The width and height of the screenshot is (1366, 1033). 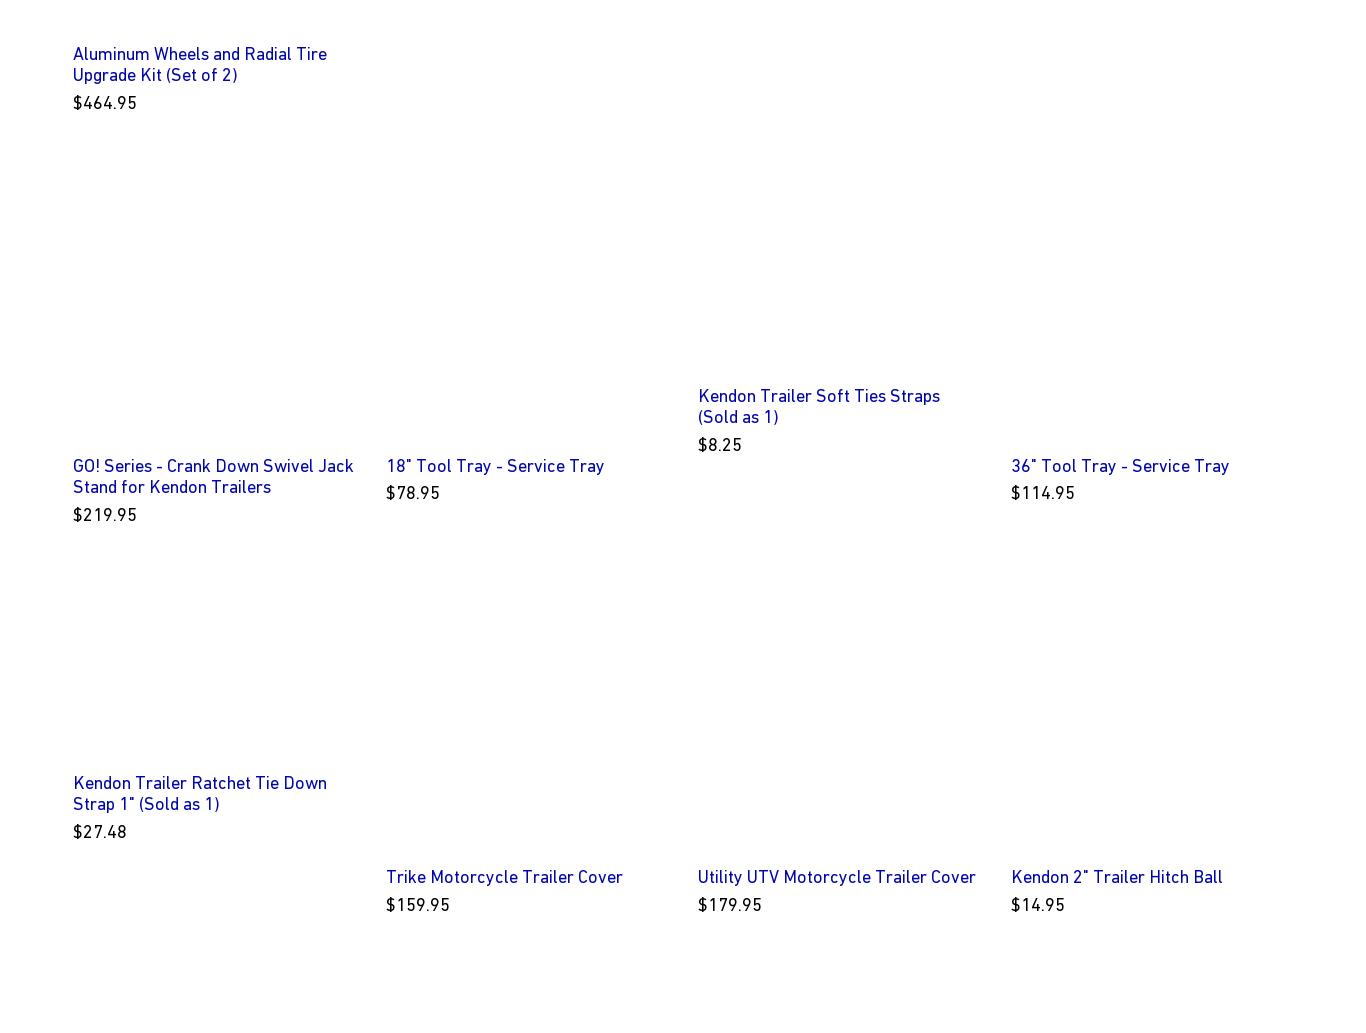 What do you see at coordinates (198, 63) in the screenshot?
I see `'Aluminum Wheels and Radial Tire Upgrade Kit (Set of 2)'` at bounding box center [198, 63].